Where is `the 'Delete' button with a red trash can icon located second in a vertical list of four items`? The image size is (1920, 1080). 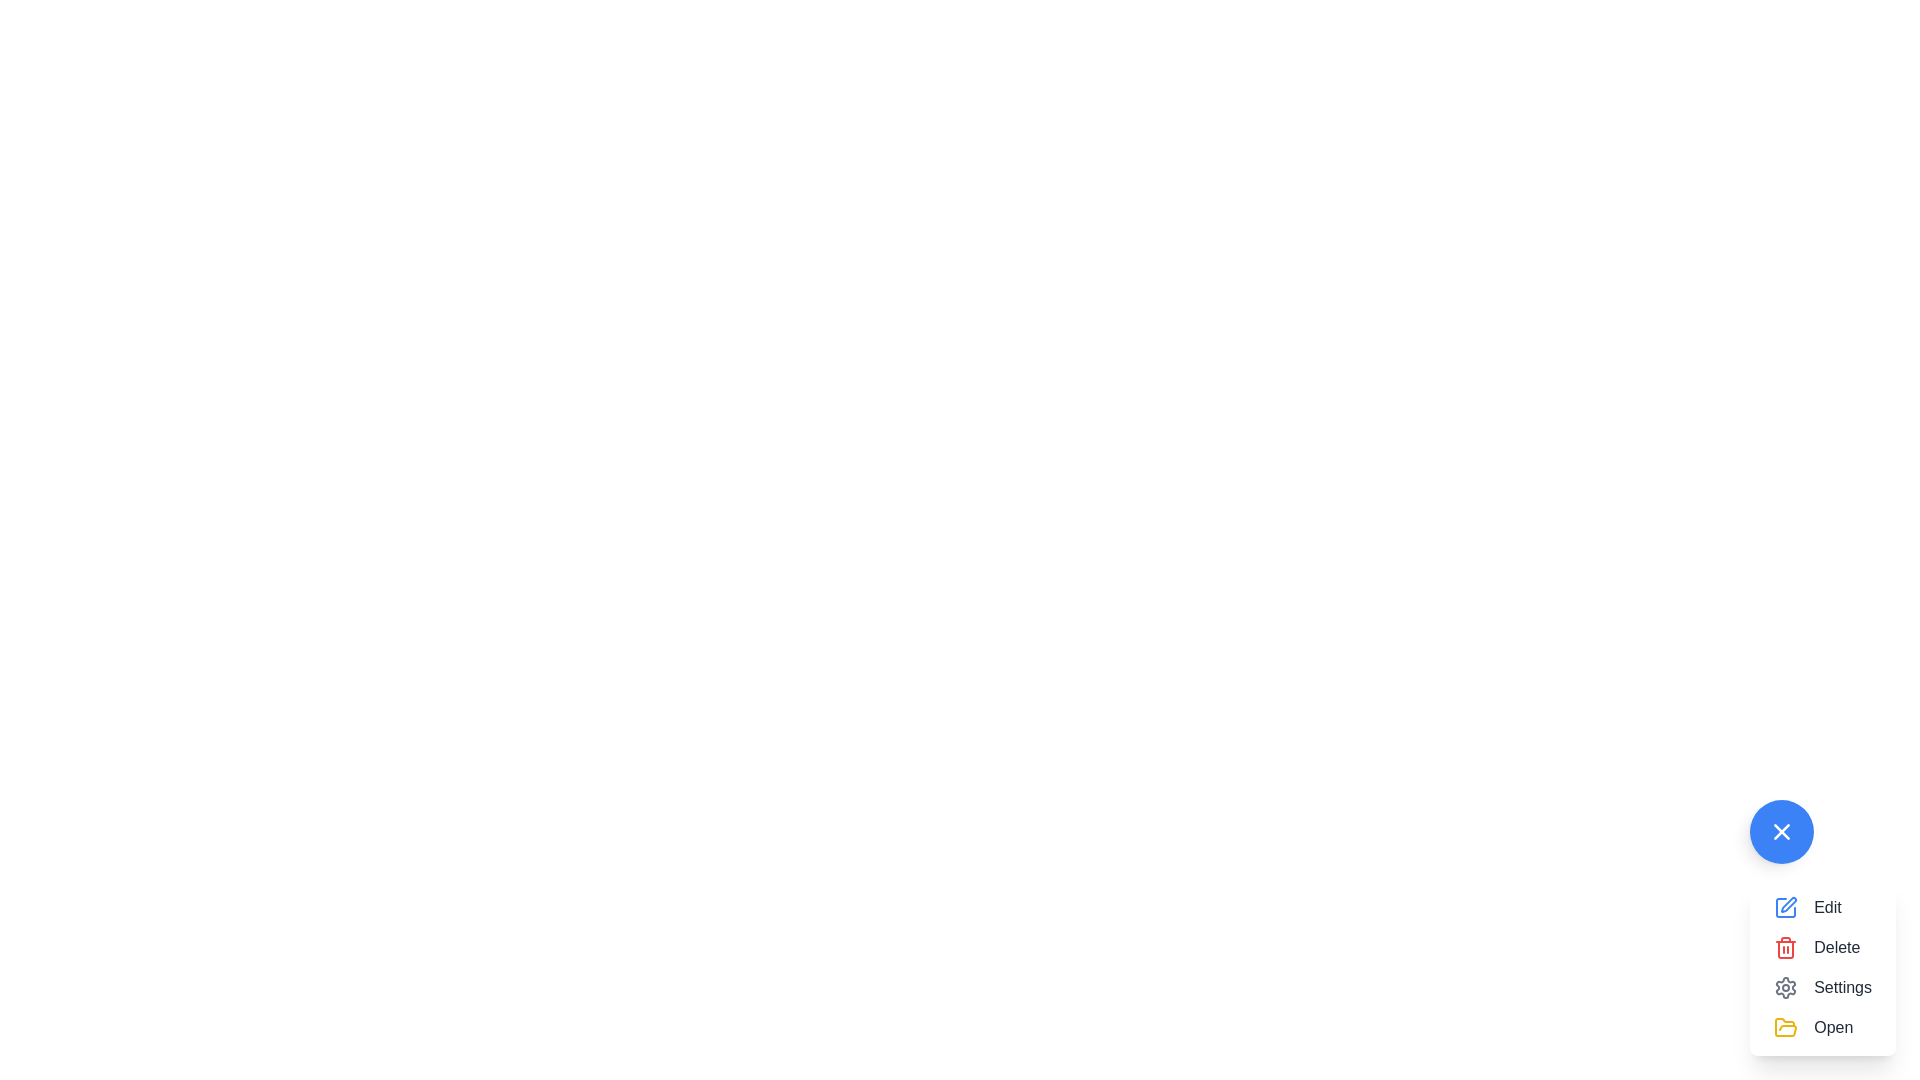
the 'Delete' button with a red trash can icon located second in a vertical list of four items is located at coordinates (1823, 947).